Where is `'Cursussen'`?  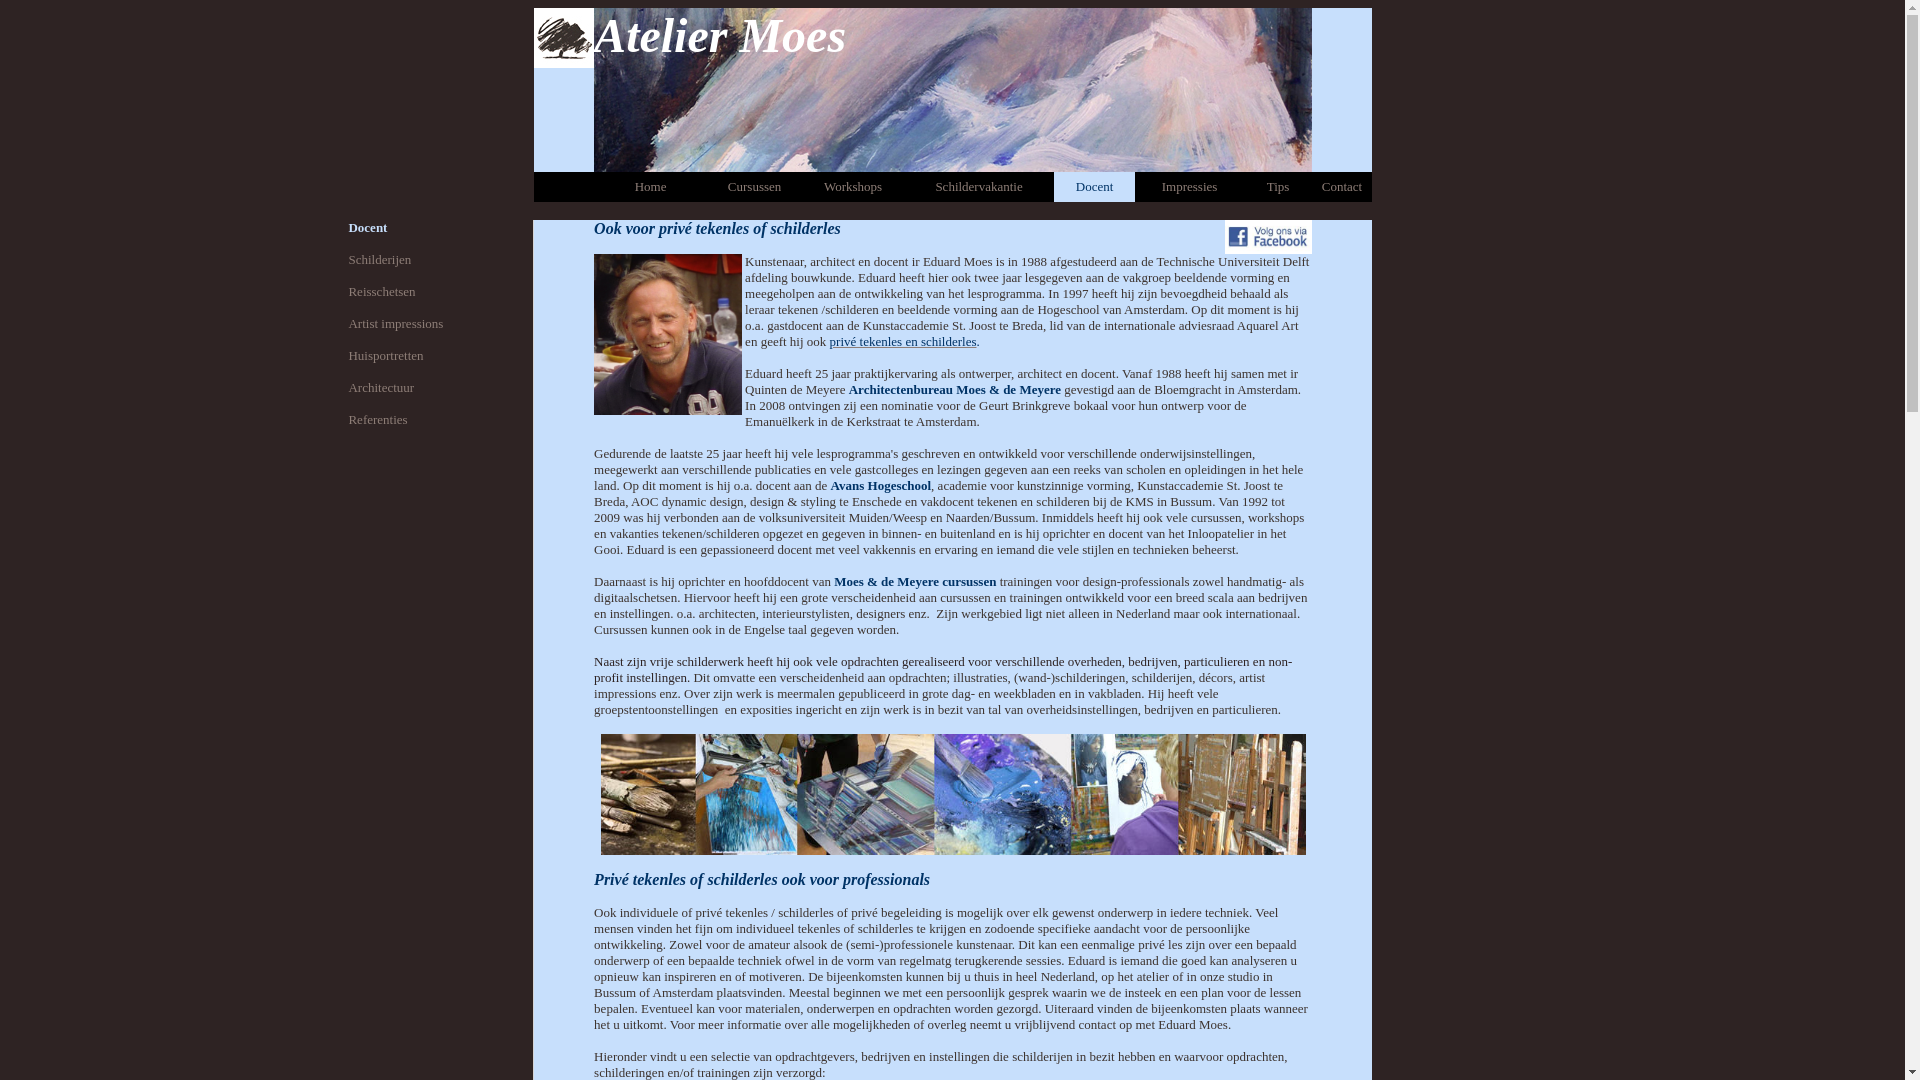
'Cursussen' is located at coordinates (753, 186).